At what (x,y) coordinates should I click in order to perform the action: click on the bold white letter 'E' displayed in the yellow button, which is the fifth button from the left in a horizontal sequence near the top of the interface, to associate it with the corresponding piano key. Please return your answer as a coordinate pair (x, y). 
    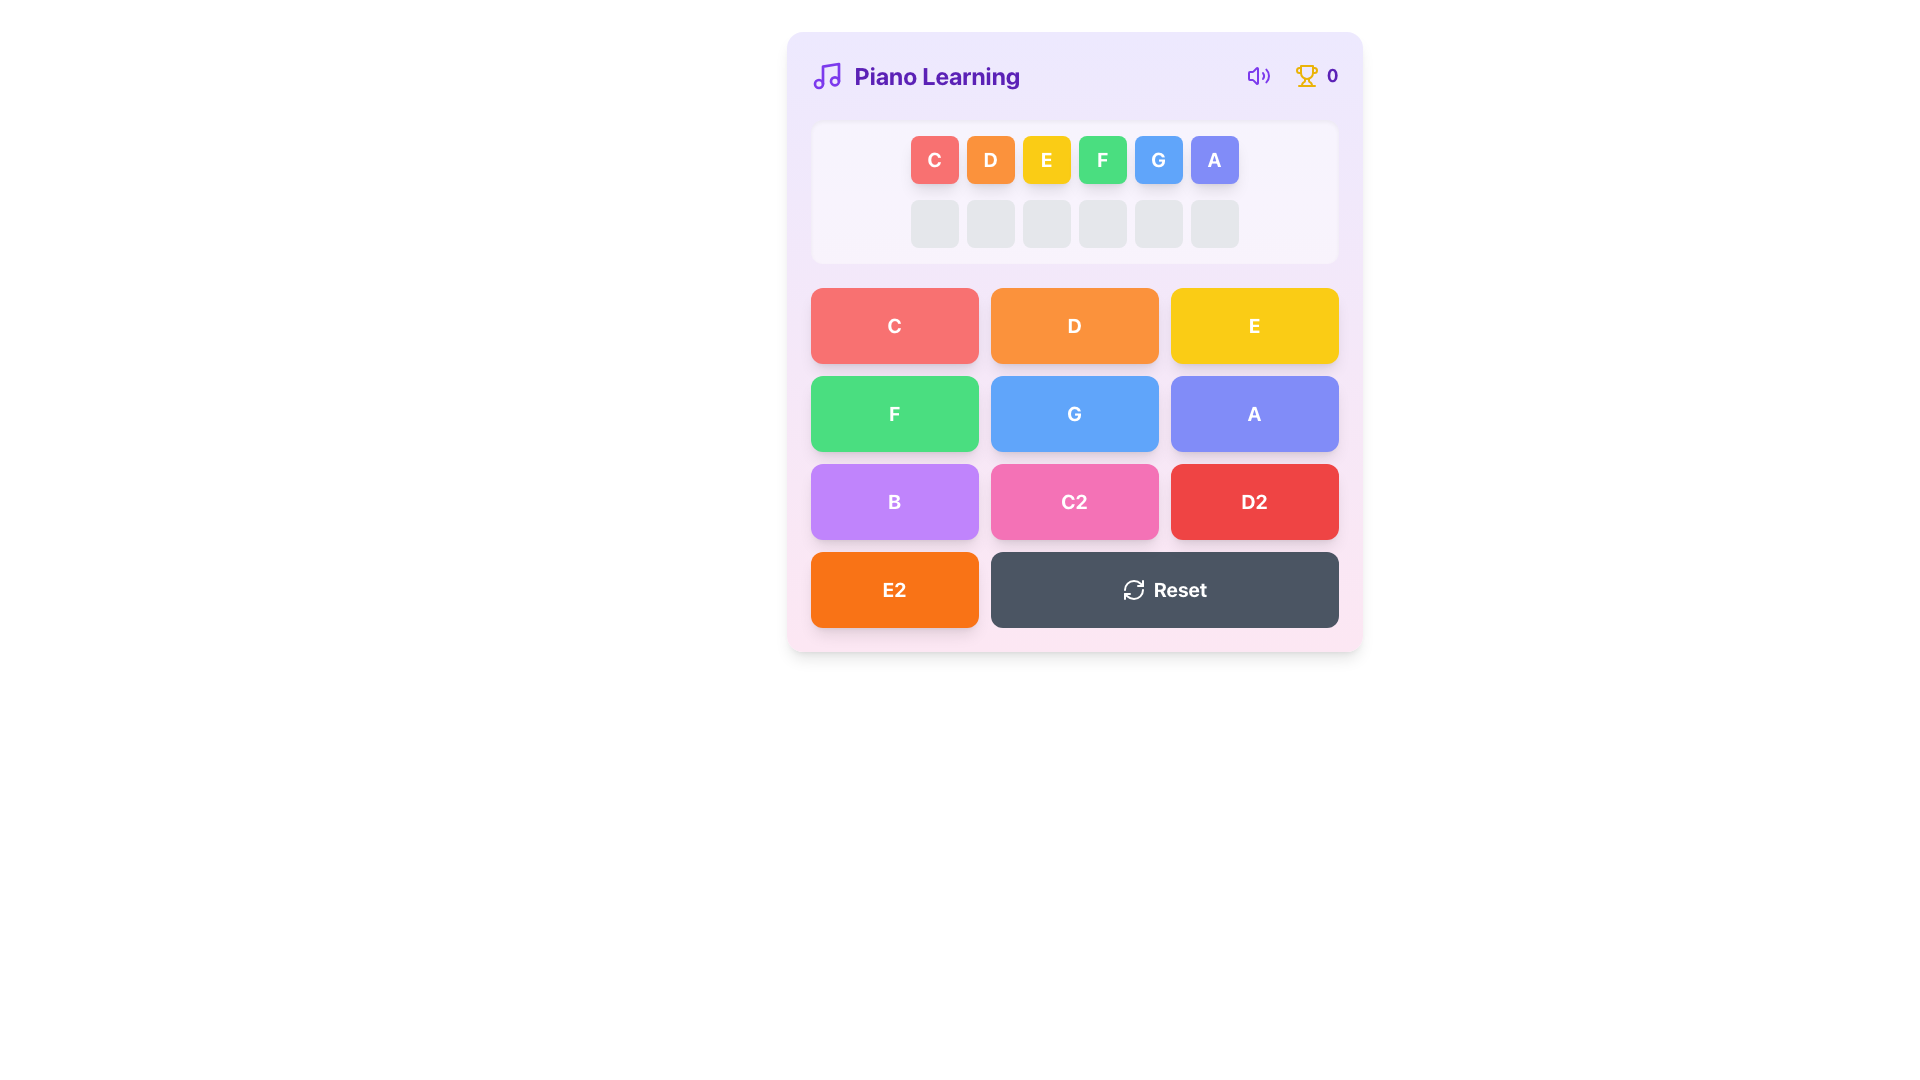
    Looking at the image, I should click on (1045, 158).